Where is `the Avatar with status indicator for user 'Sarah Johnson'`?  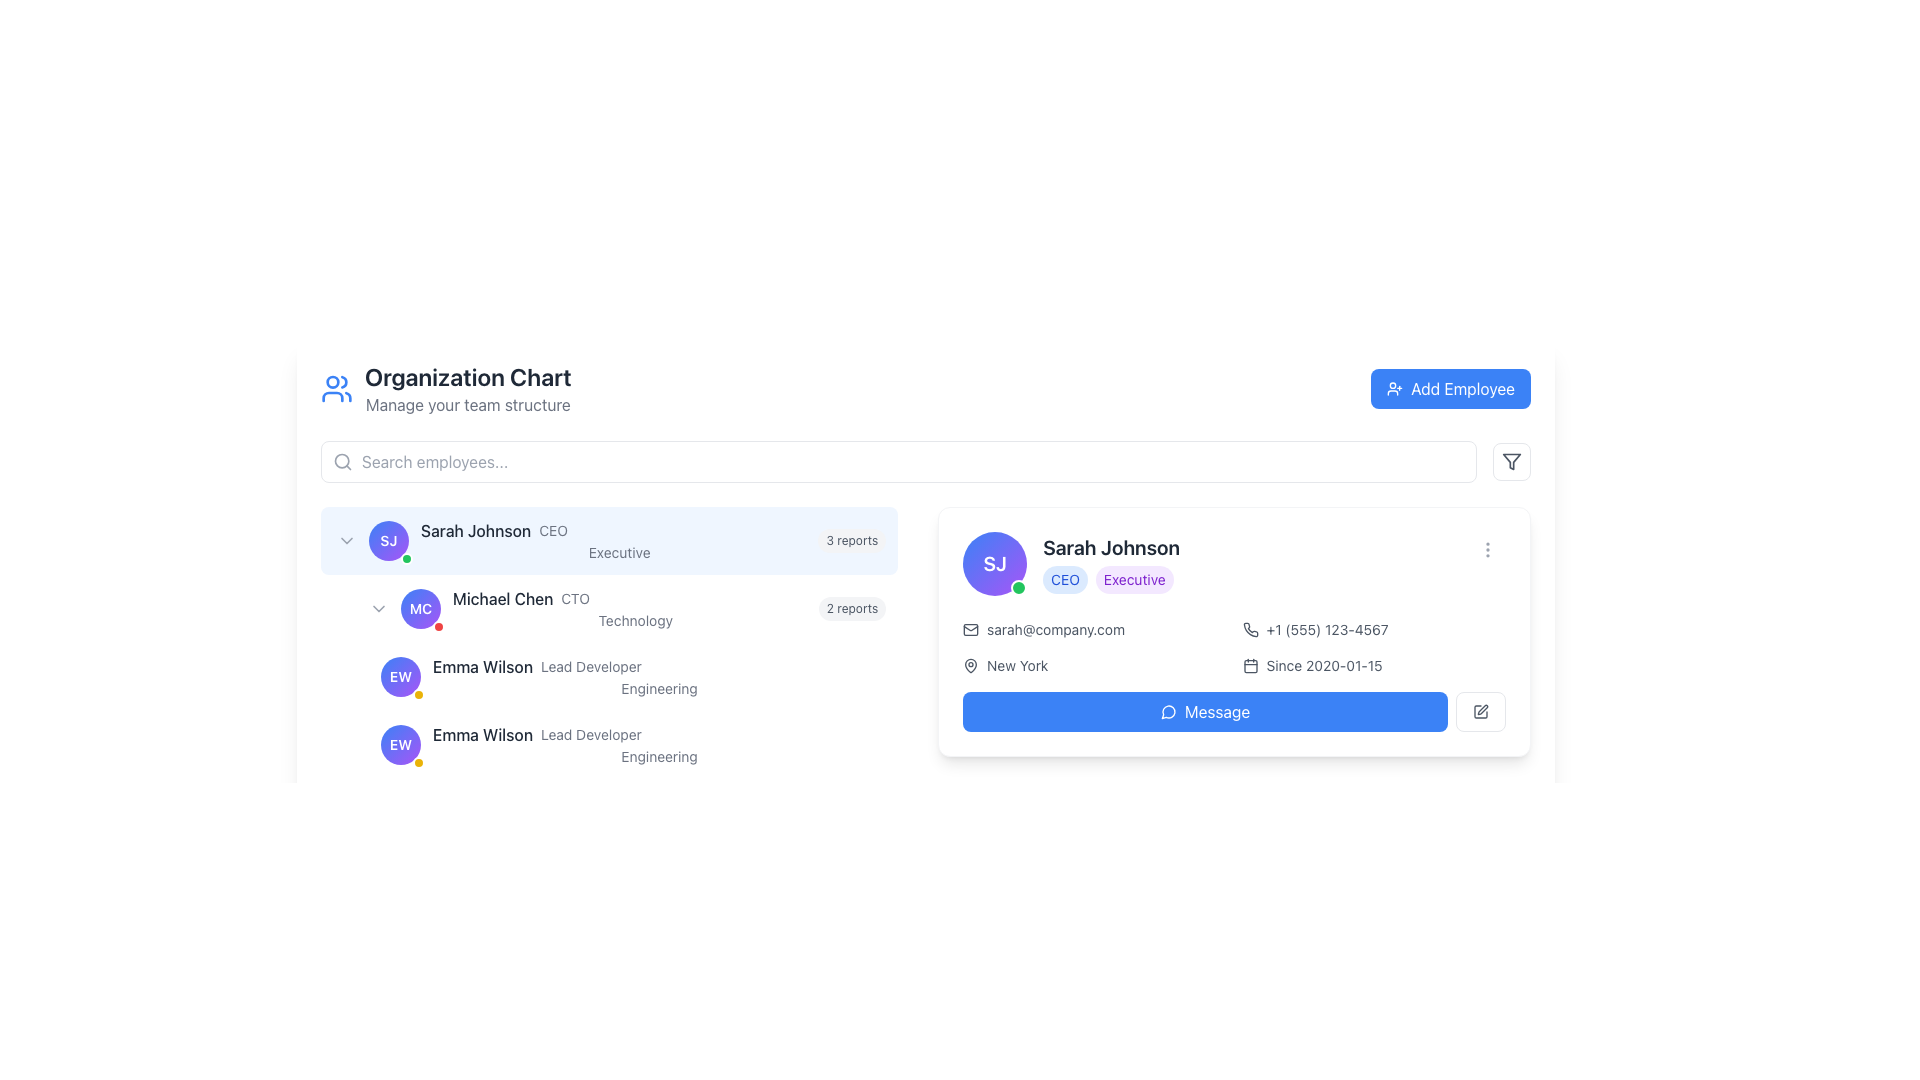
the Avatar with status indicator for user 'Sarah Johnson' is located at coordinates (388, 540).